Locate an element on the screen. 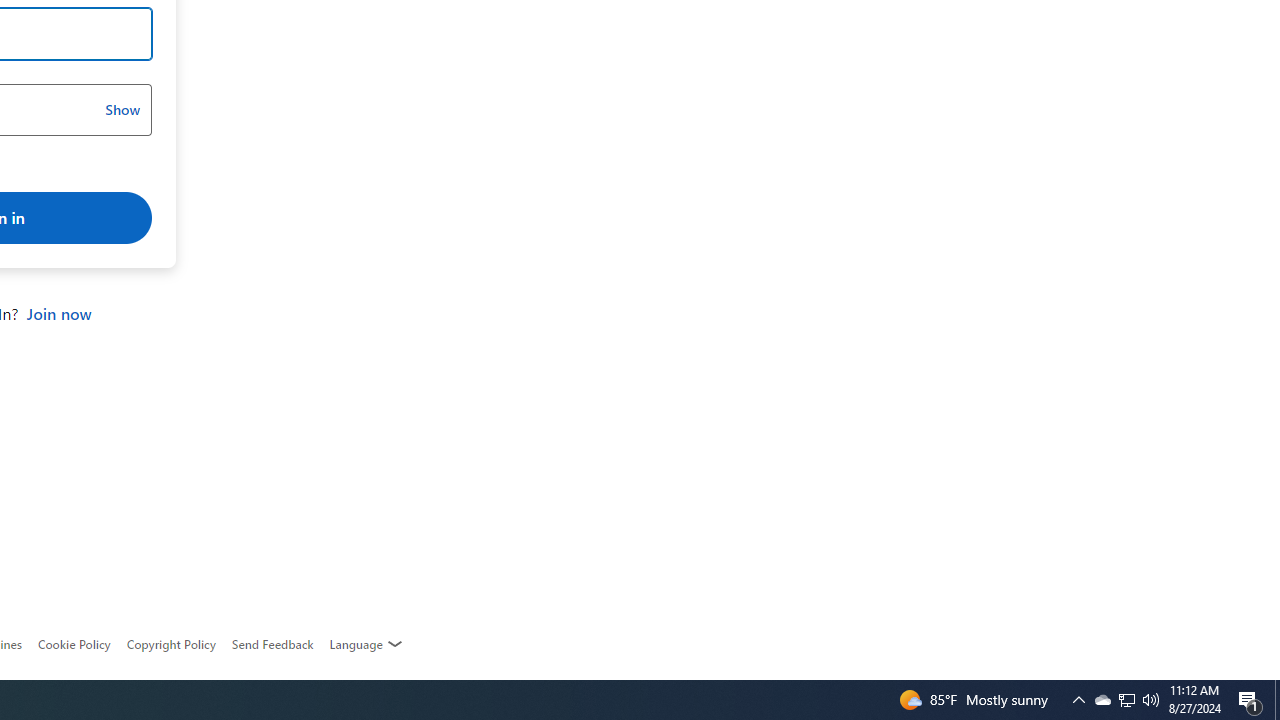  'Copyright Policy' is located at coordinates (170, 644).